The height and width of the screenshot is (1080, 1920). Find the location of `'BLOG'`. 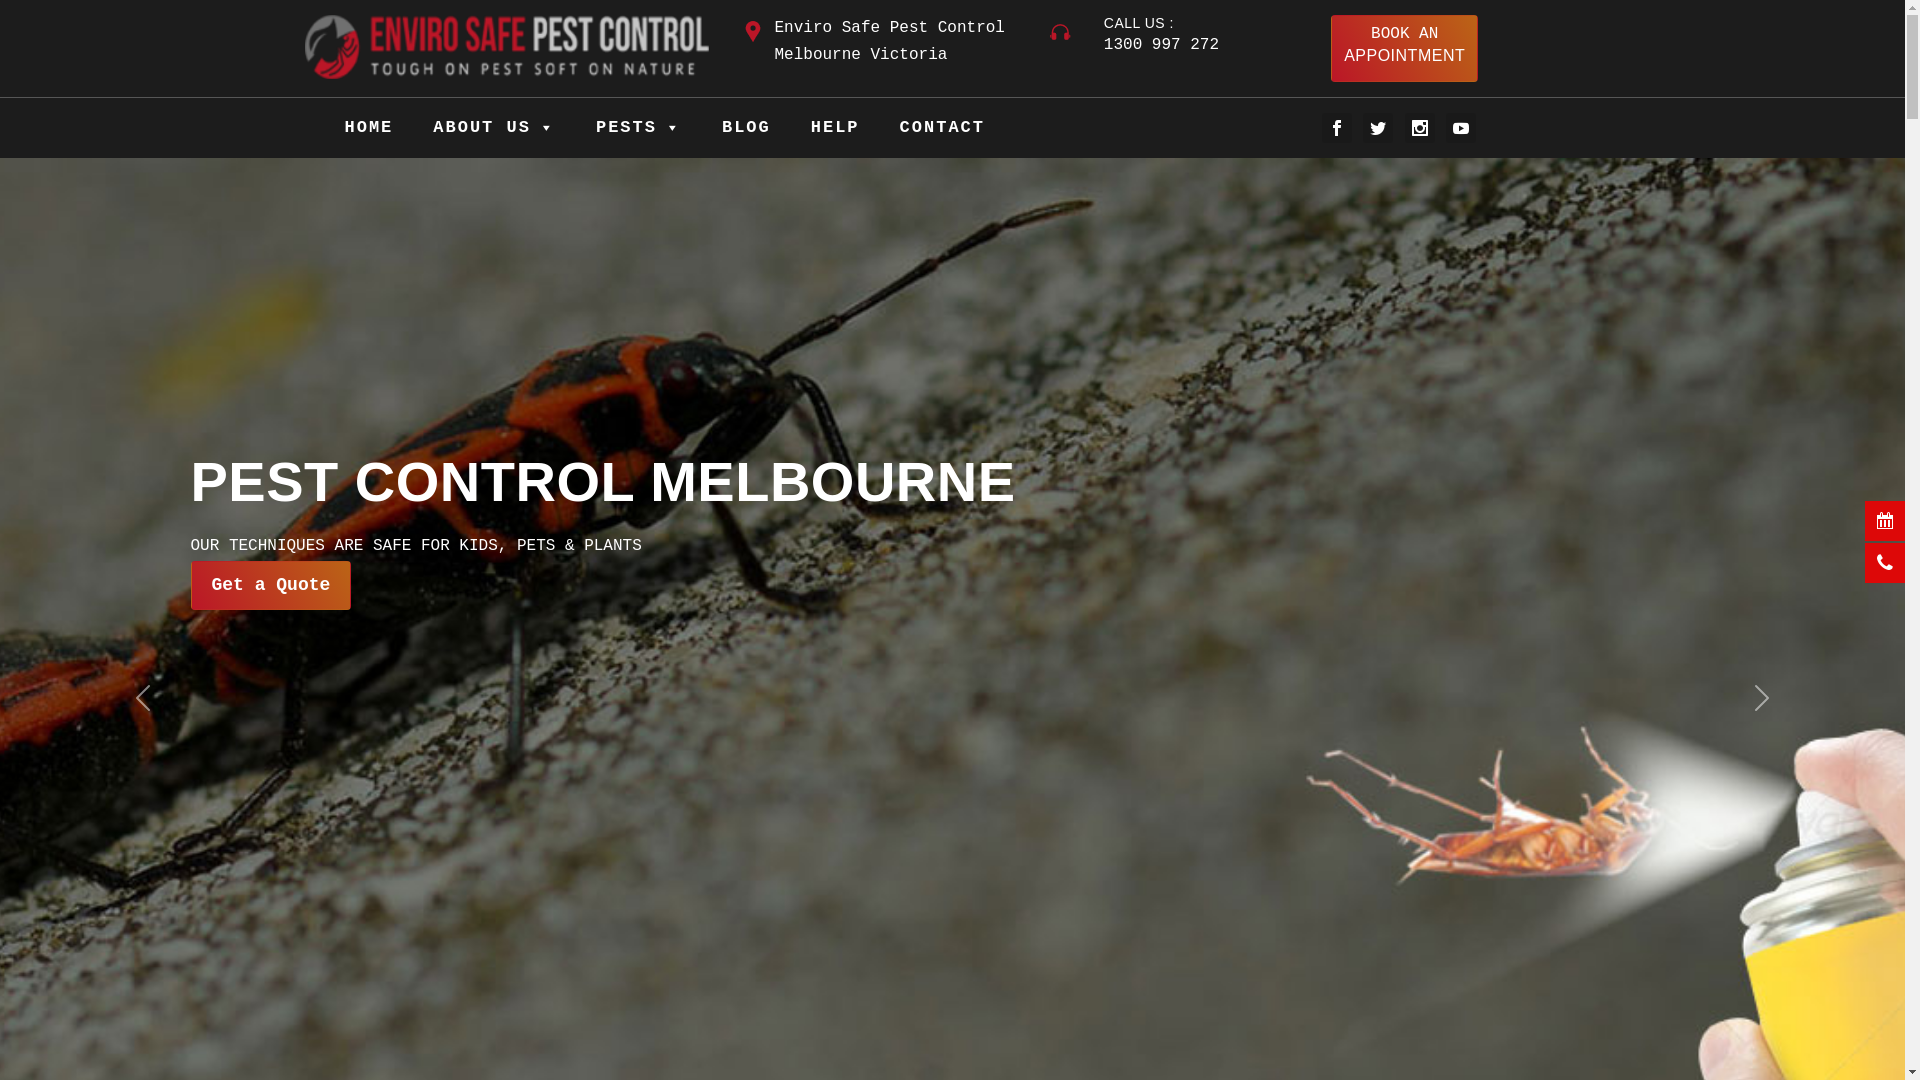

'BLOG' is located at coordinates (745, 127).